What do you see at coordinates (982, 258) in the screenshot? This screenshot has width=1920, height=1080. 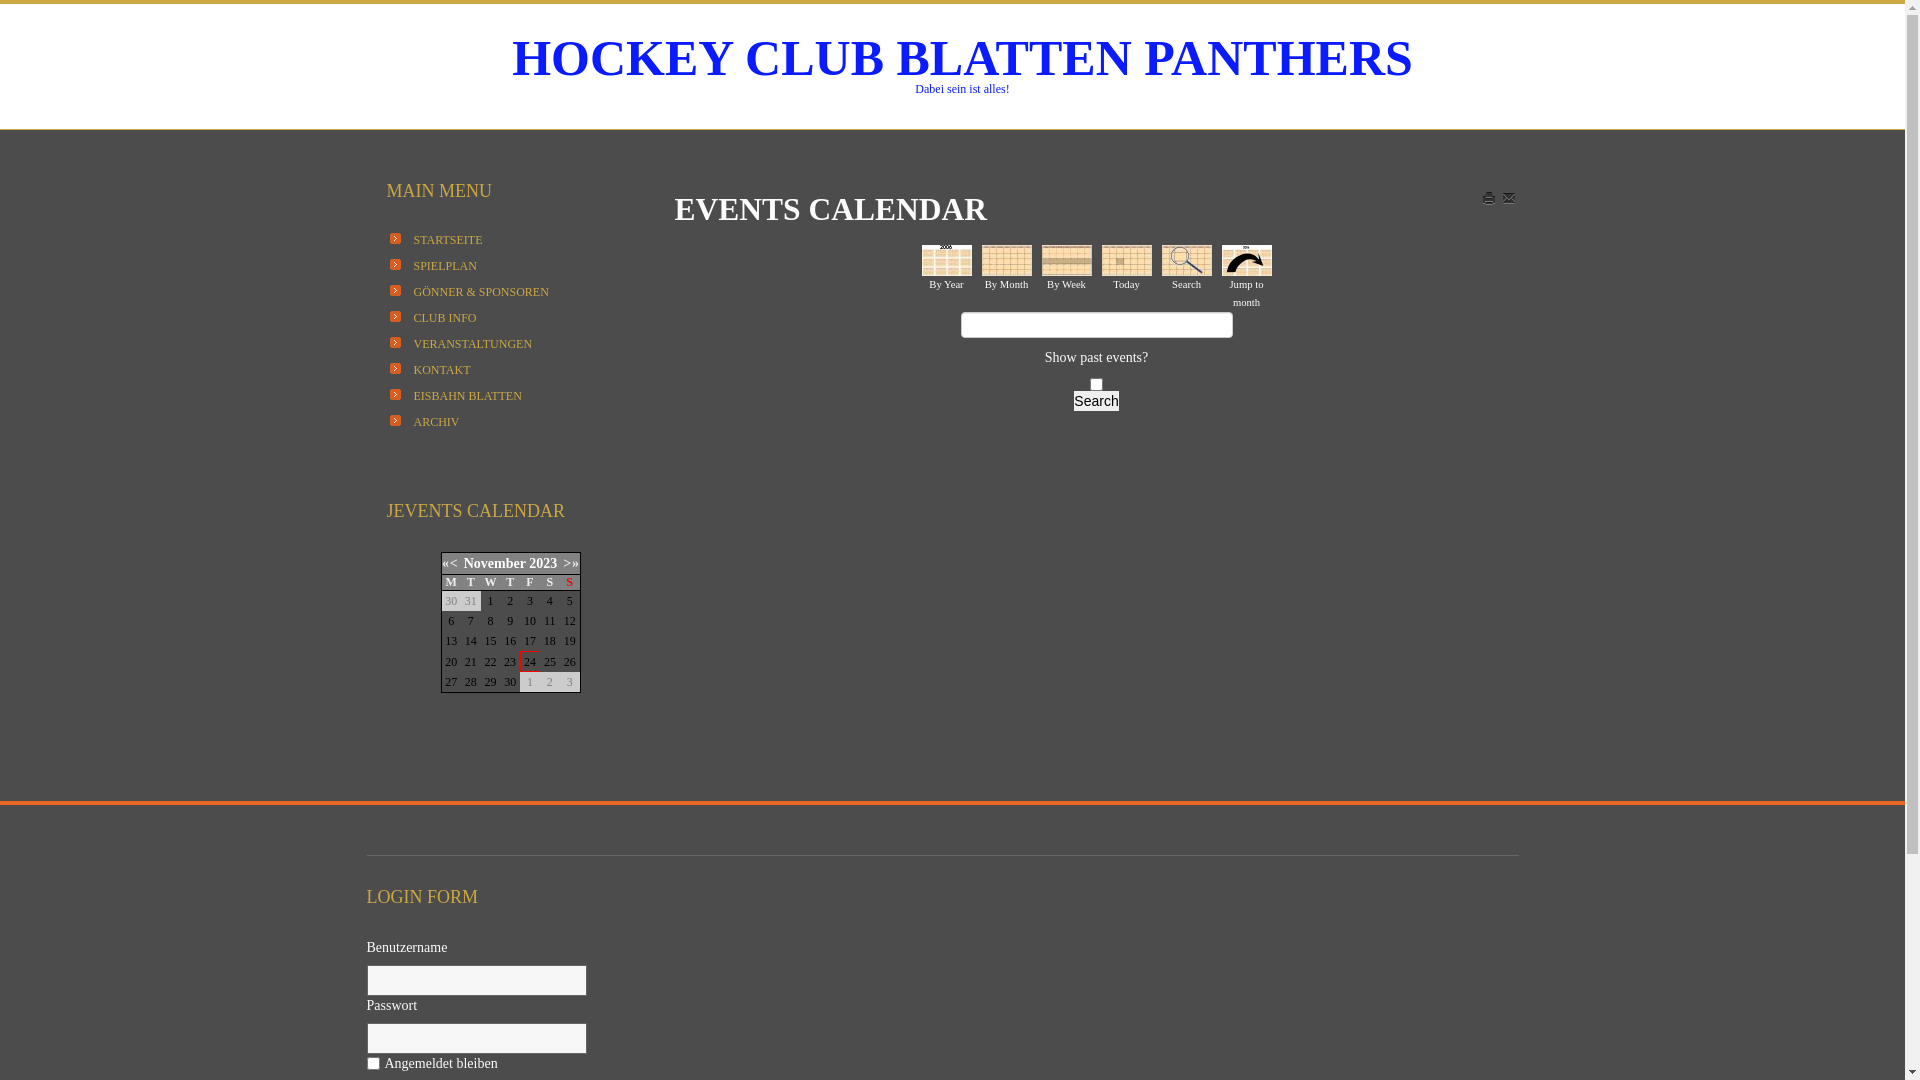 I see `'By Month'` at bounding box center [982, 258].